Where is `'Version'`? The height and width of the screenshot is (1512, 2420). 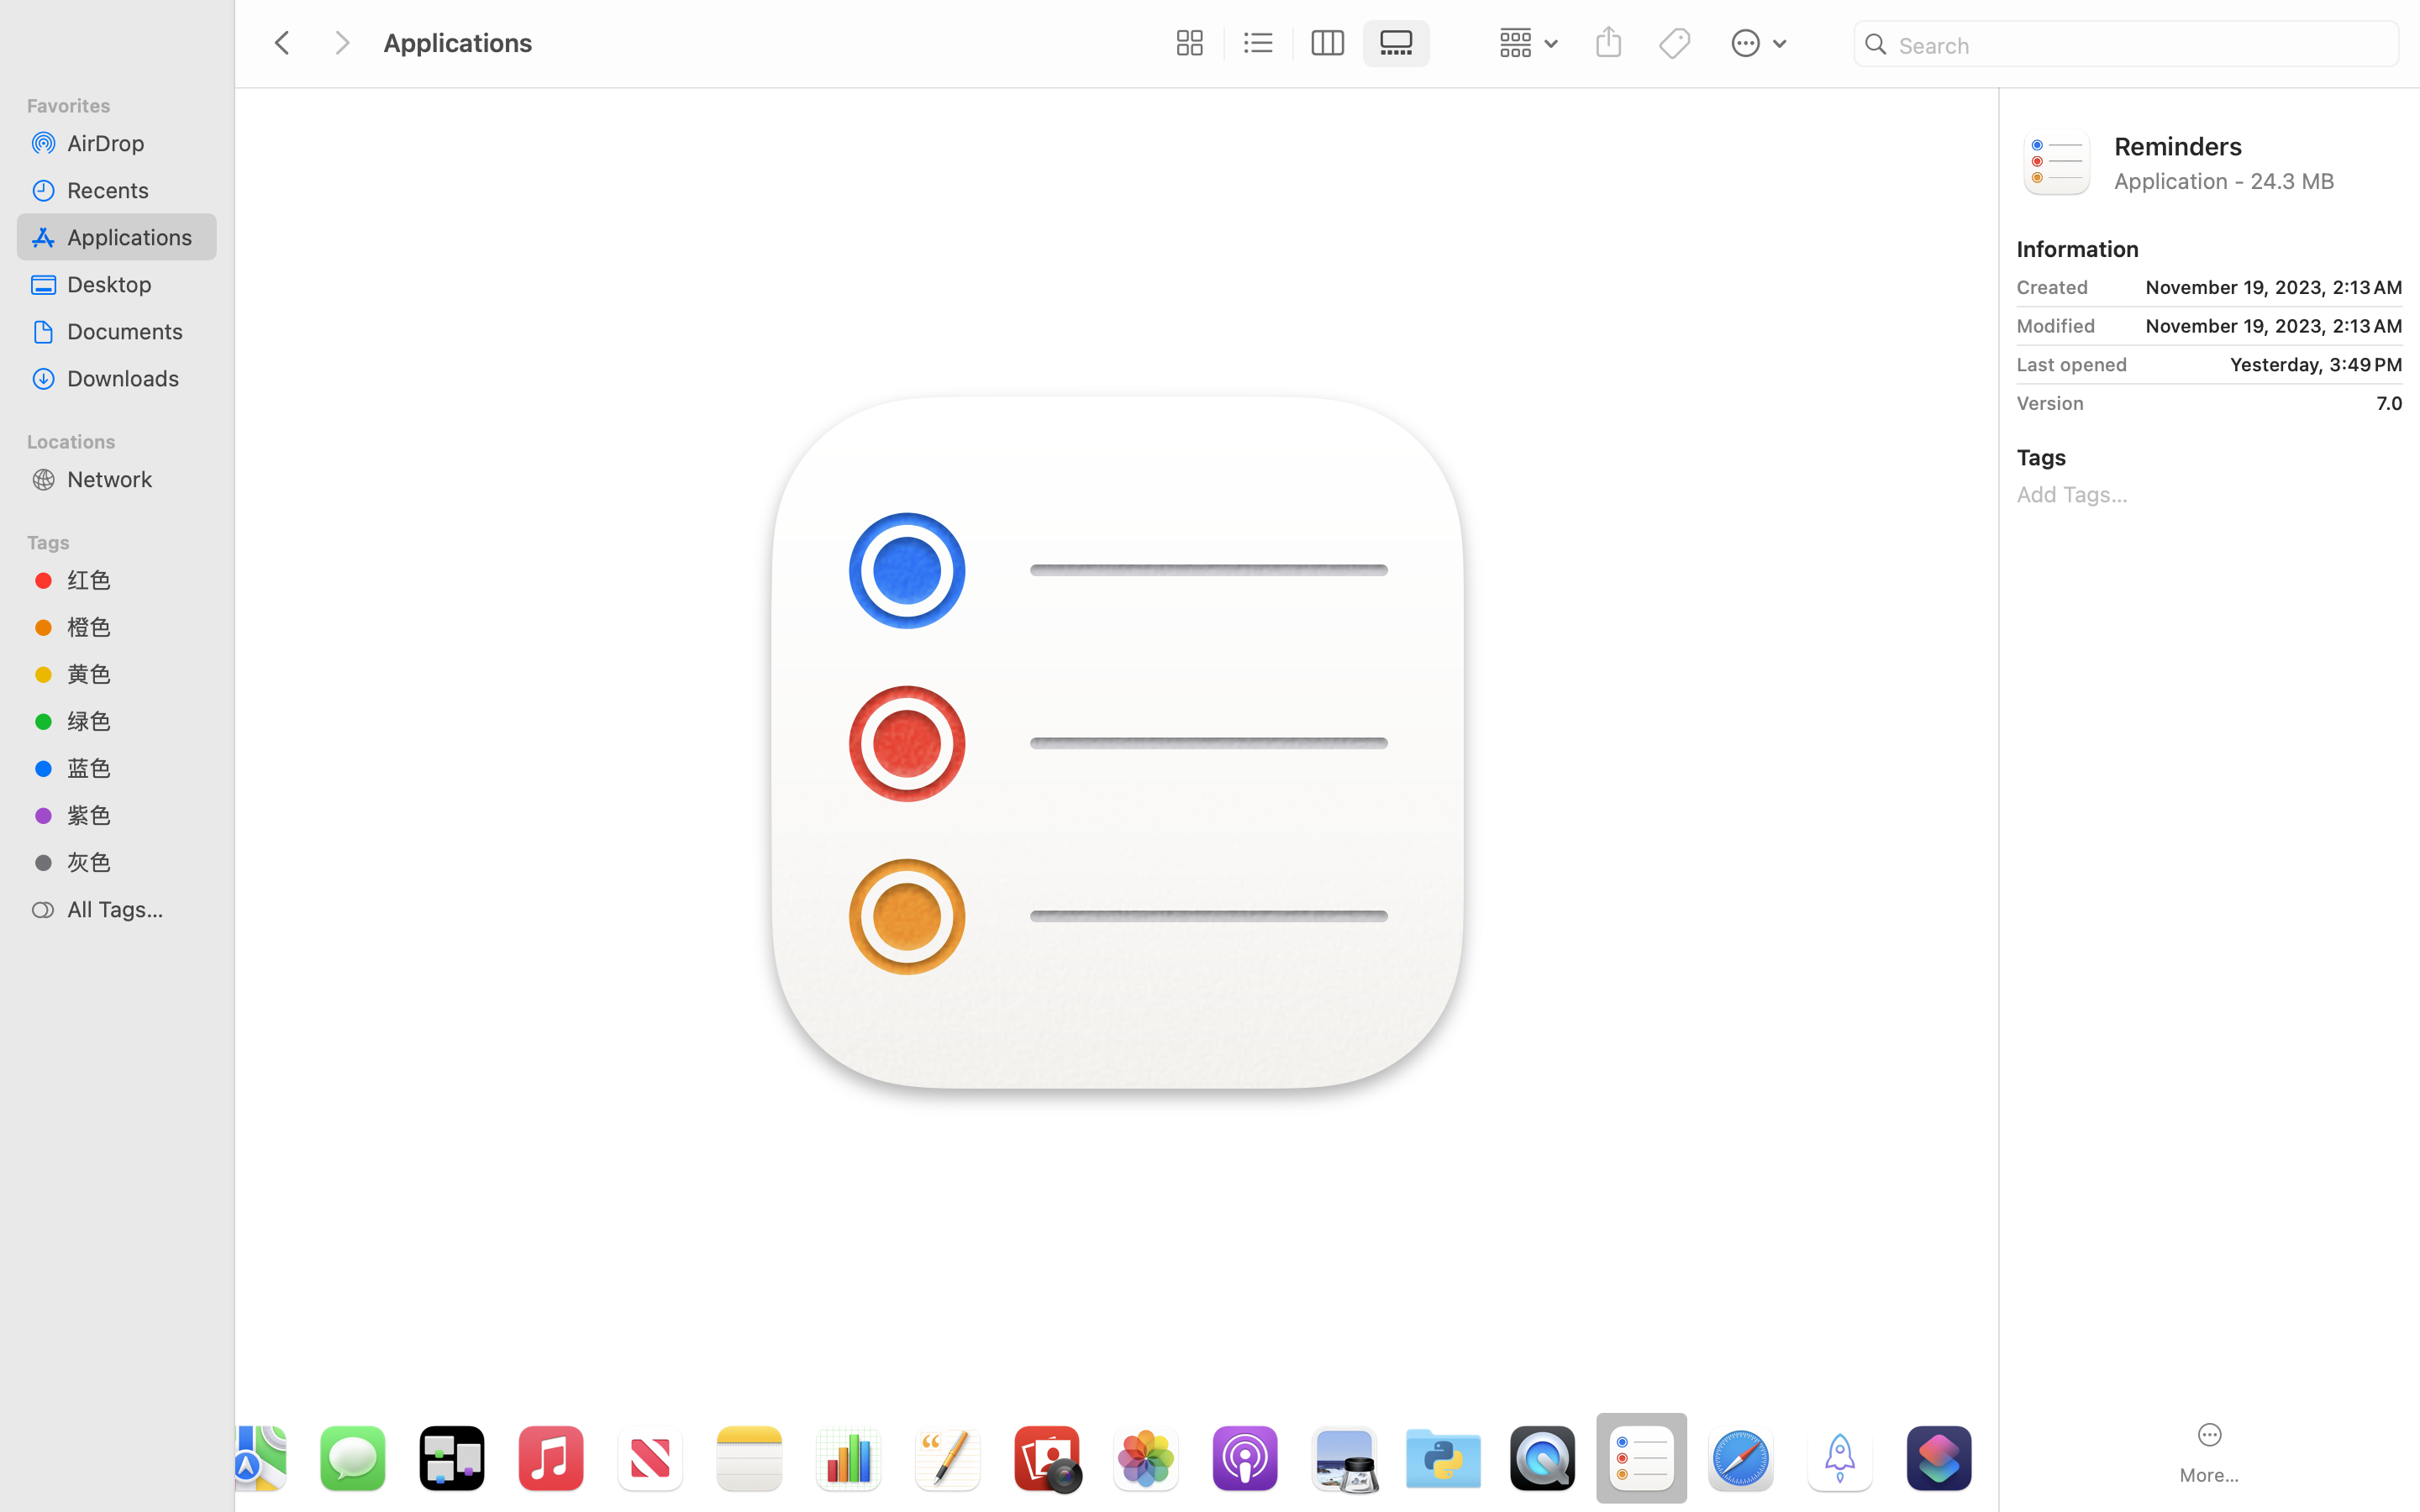 'Version' is located at coordinates (2049, 403).